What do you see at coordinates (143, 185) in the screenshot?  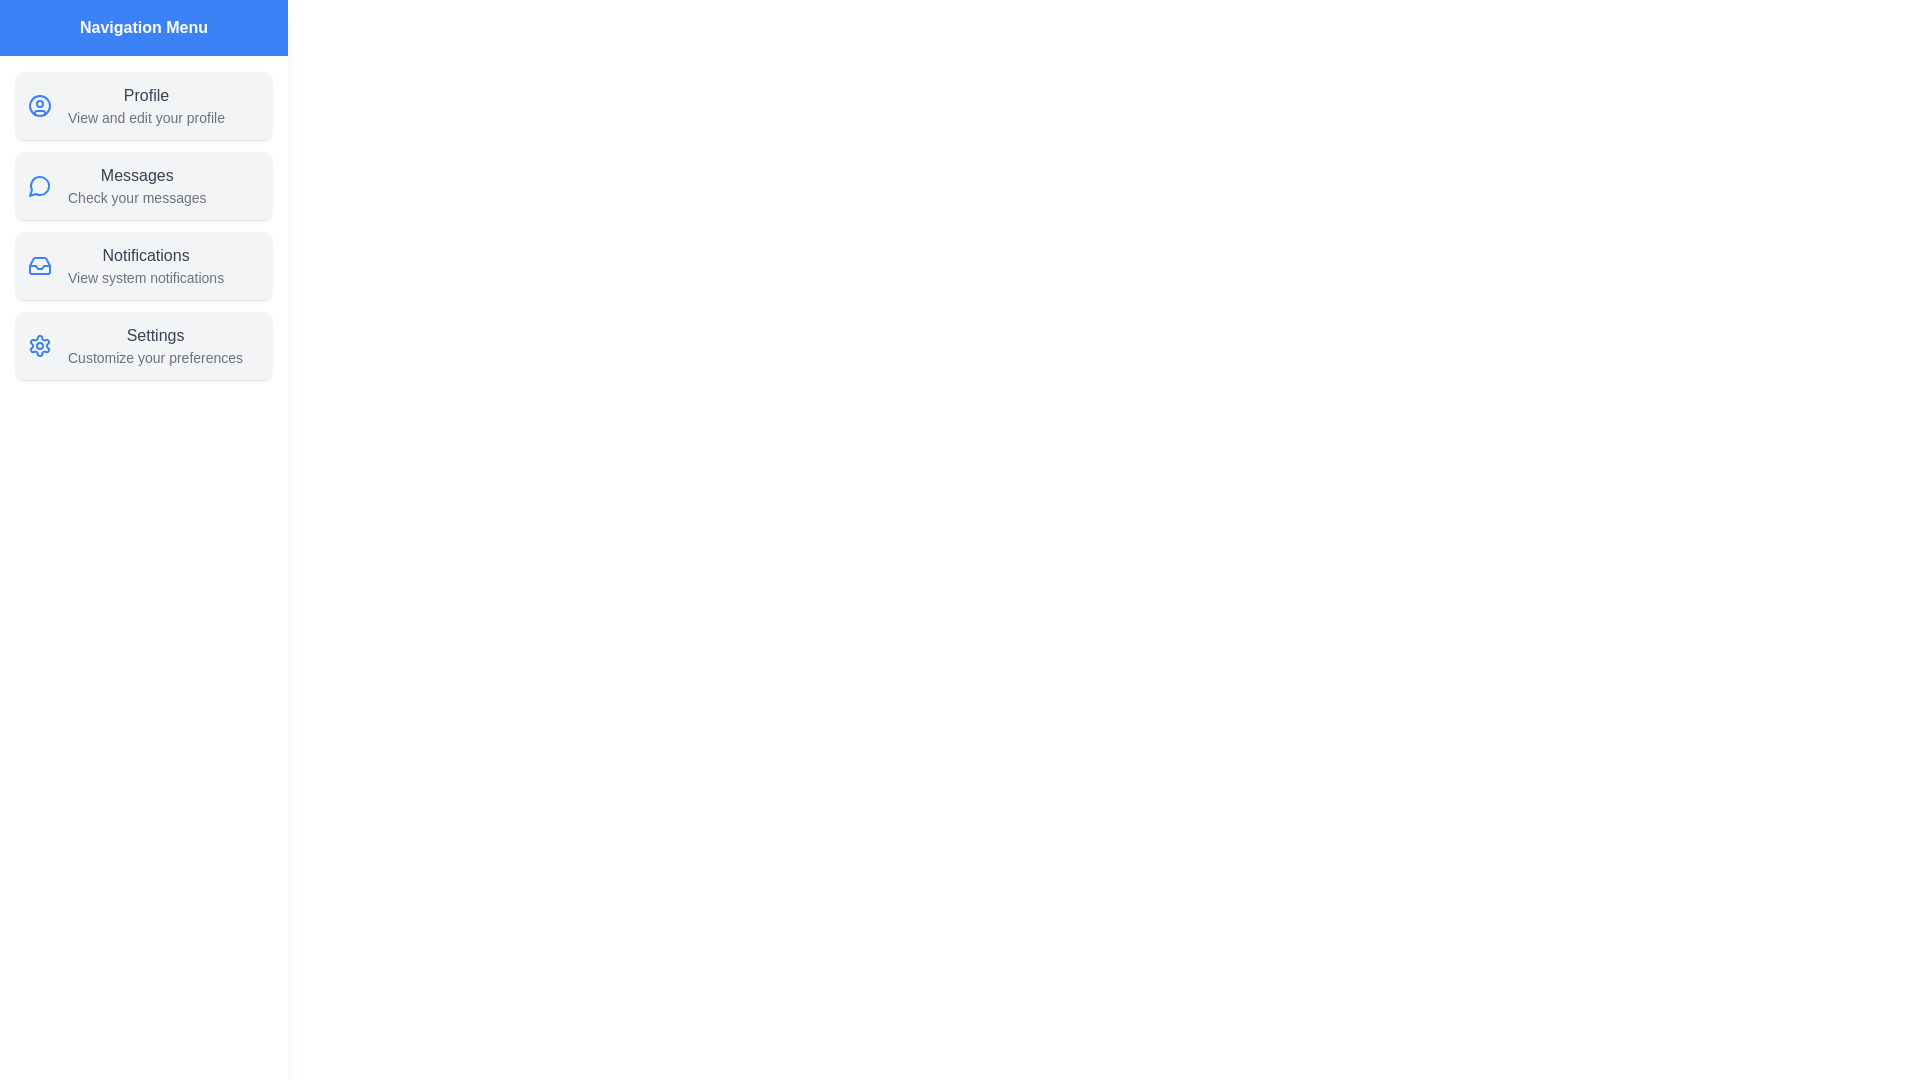 I see `the menu item corresponding to Messages` at bounding box center [143, 185].